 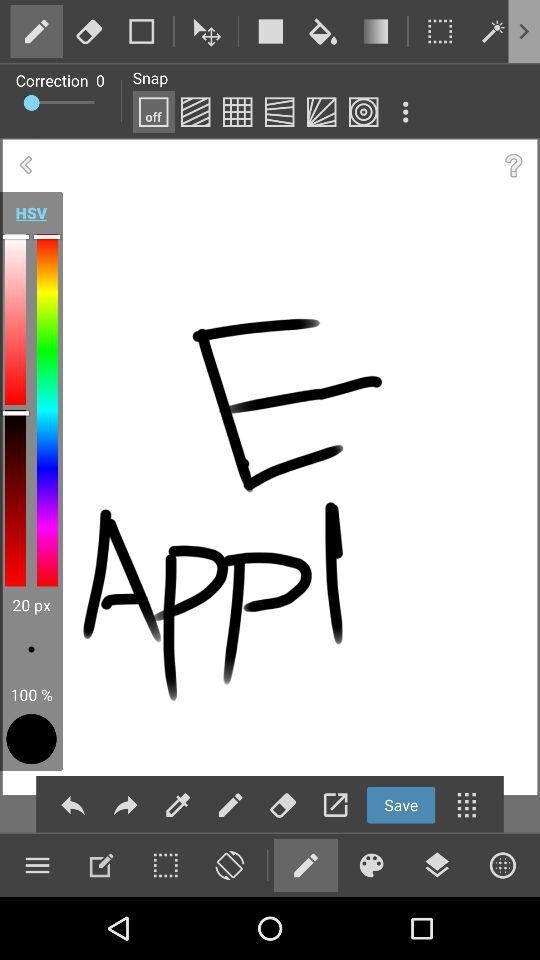 What do you see at coordinates (37, 864) in the screenshot?
I see `more tools` at bounding box center [37, 864].